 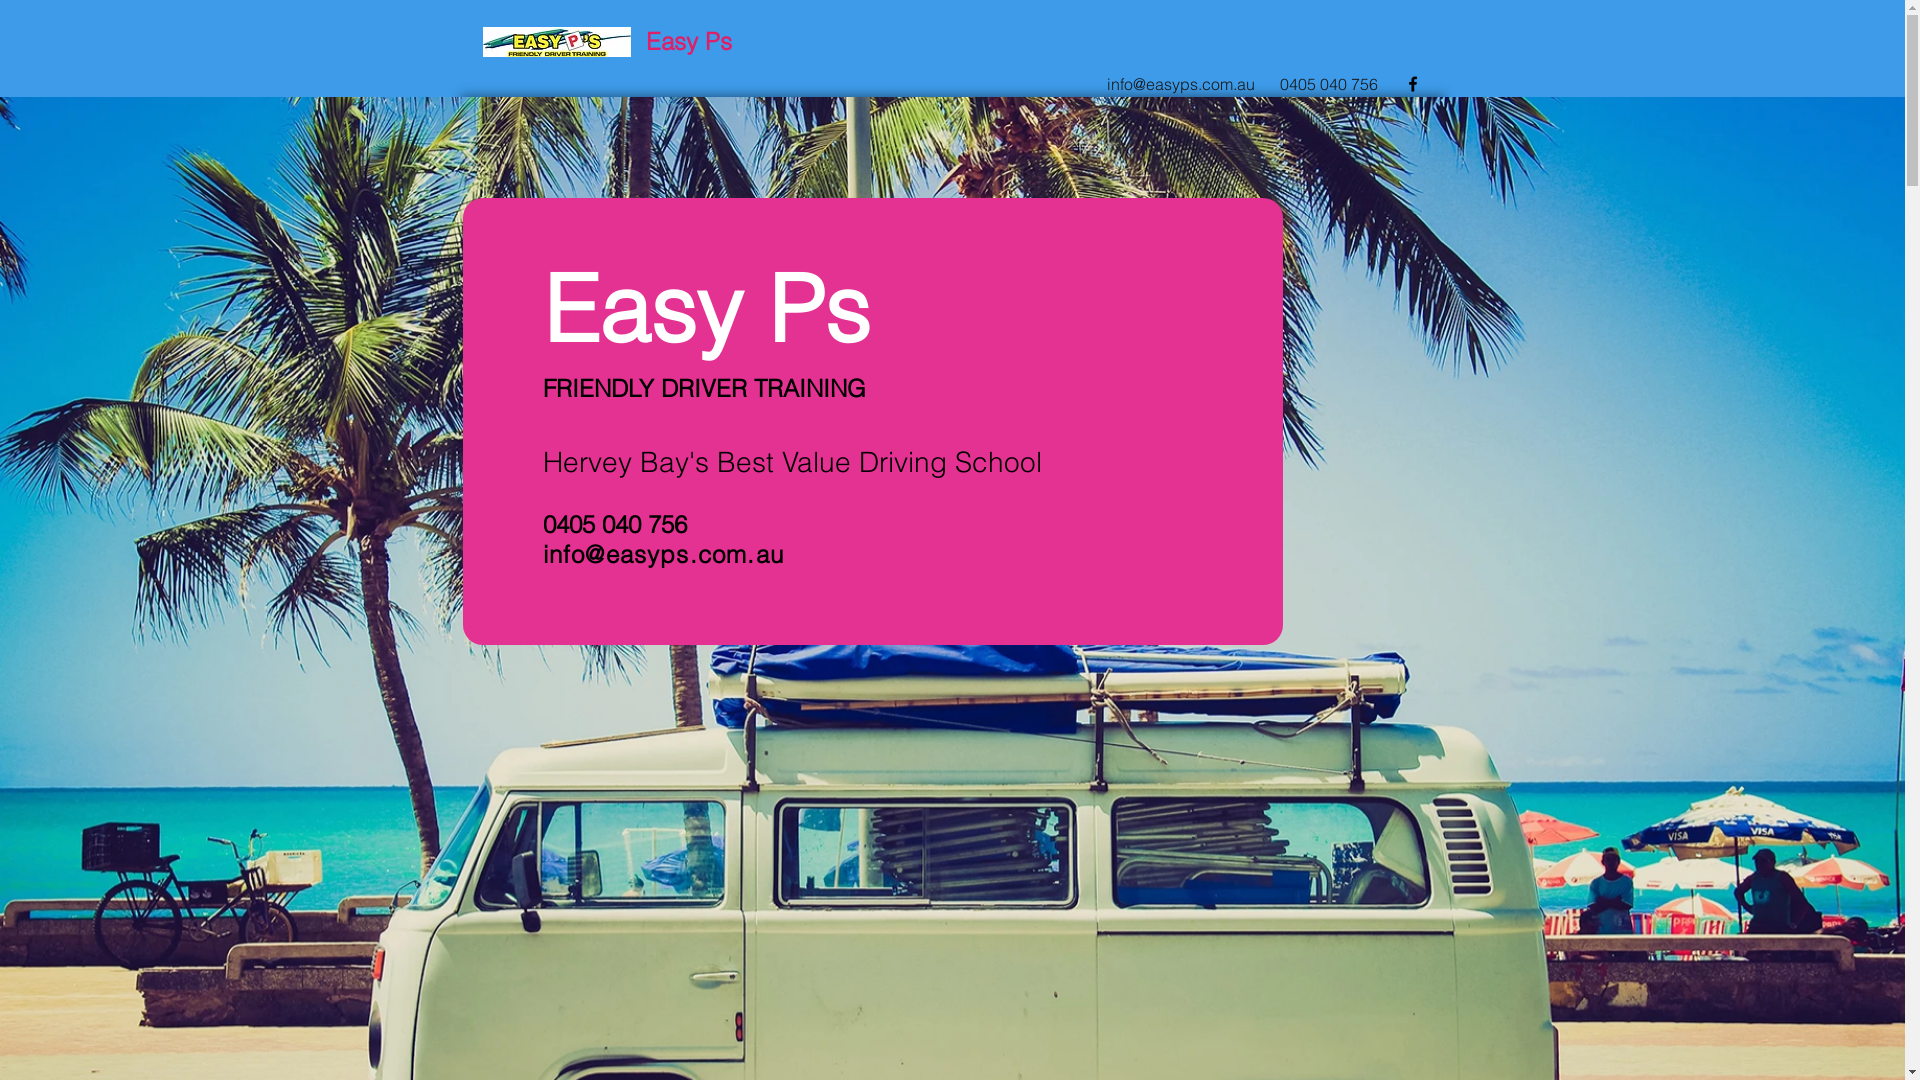 What do you see at coordinates (1180, 83) in the screenshot?
I see `'info@easyps.com.au'` at bounding box center [1180, 83].